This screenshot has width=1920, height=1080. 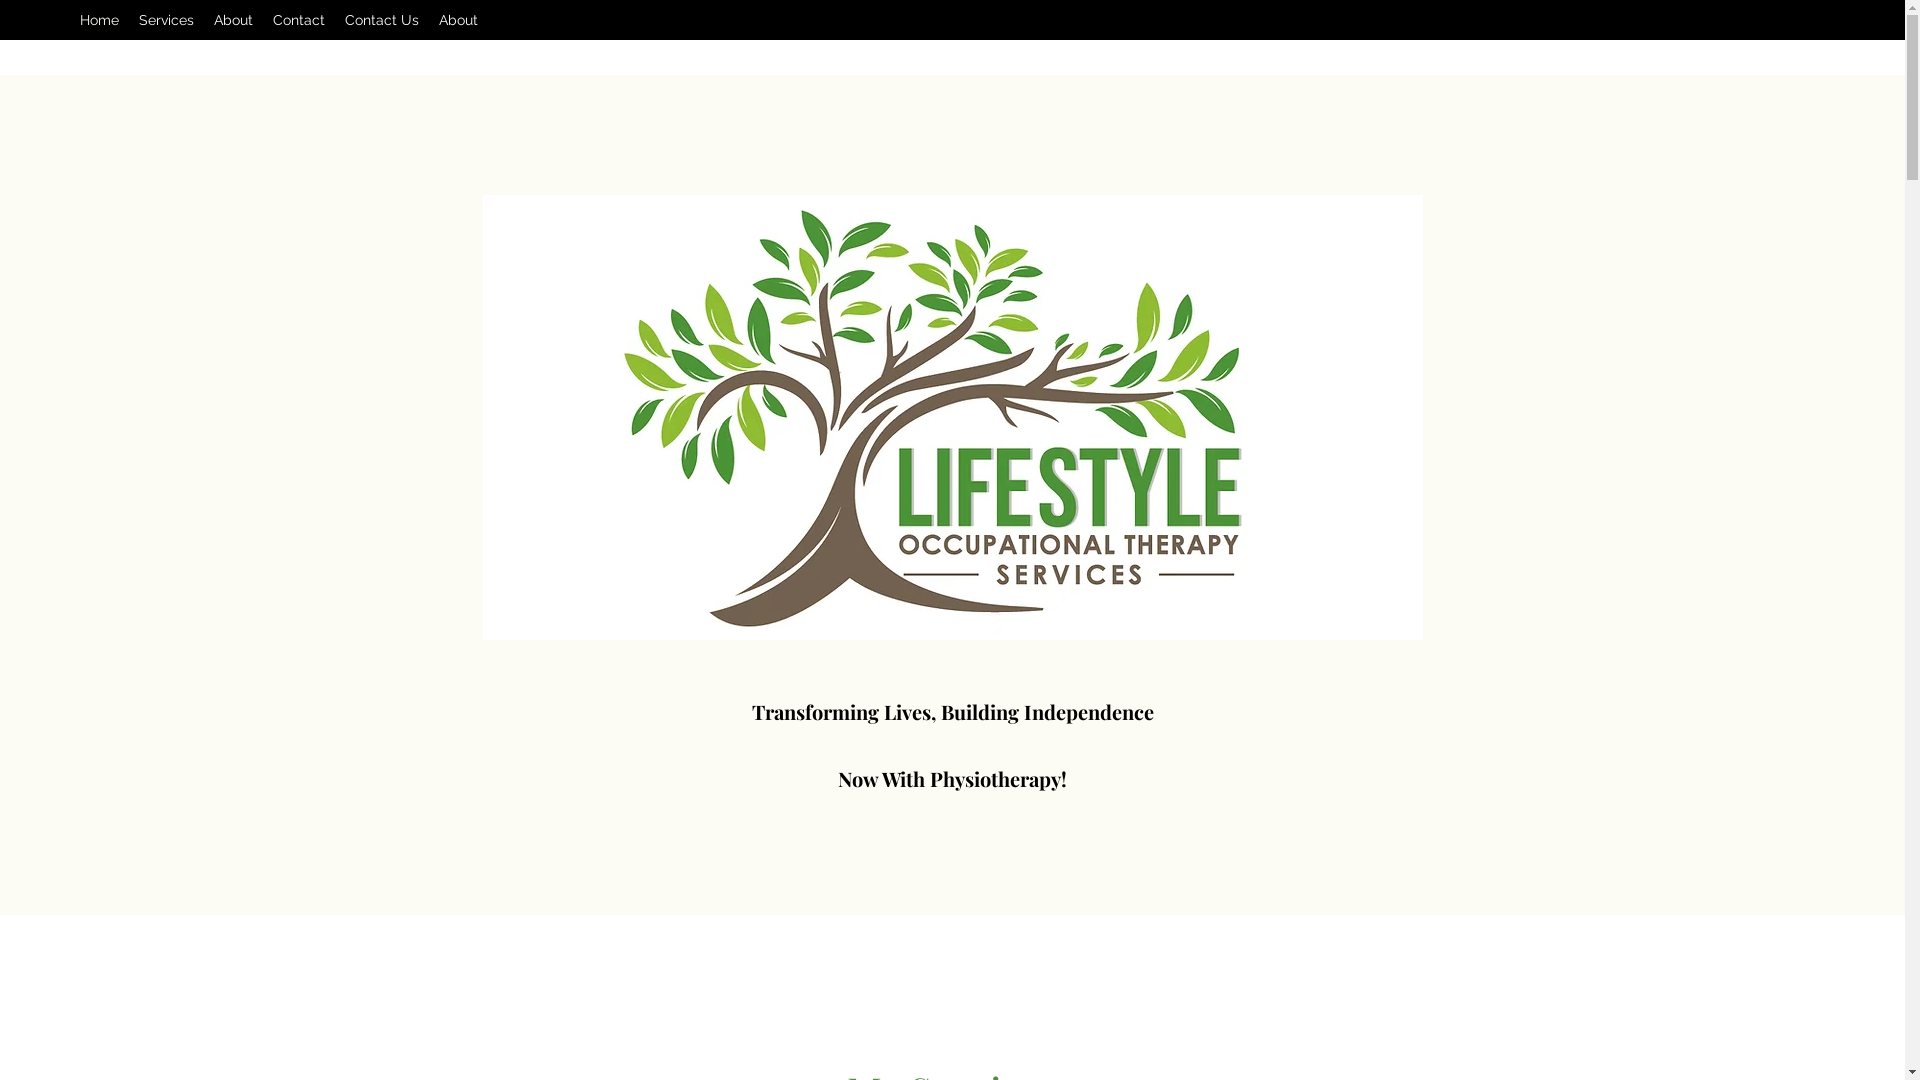 What do you see at coordinates (233, 19) in the screenshot?
I see `'About'` at bounding box center [233, 19].